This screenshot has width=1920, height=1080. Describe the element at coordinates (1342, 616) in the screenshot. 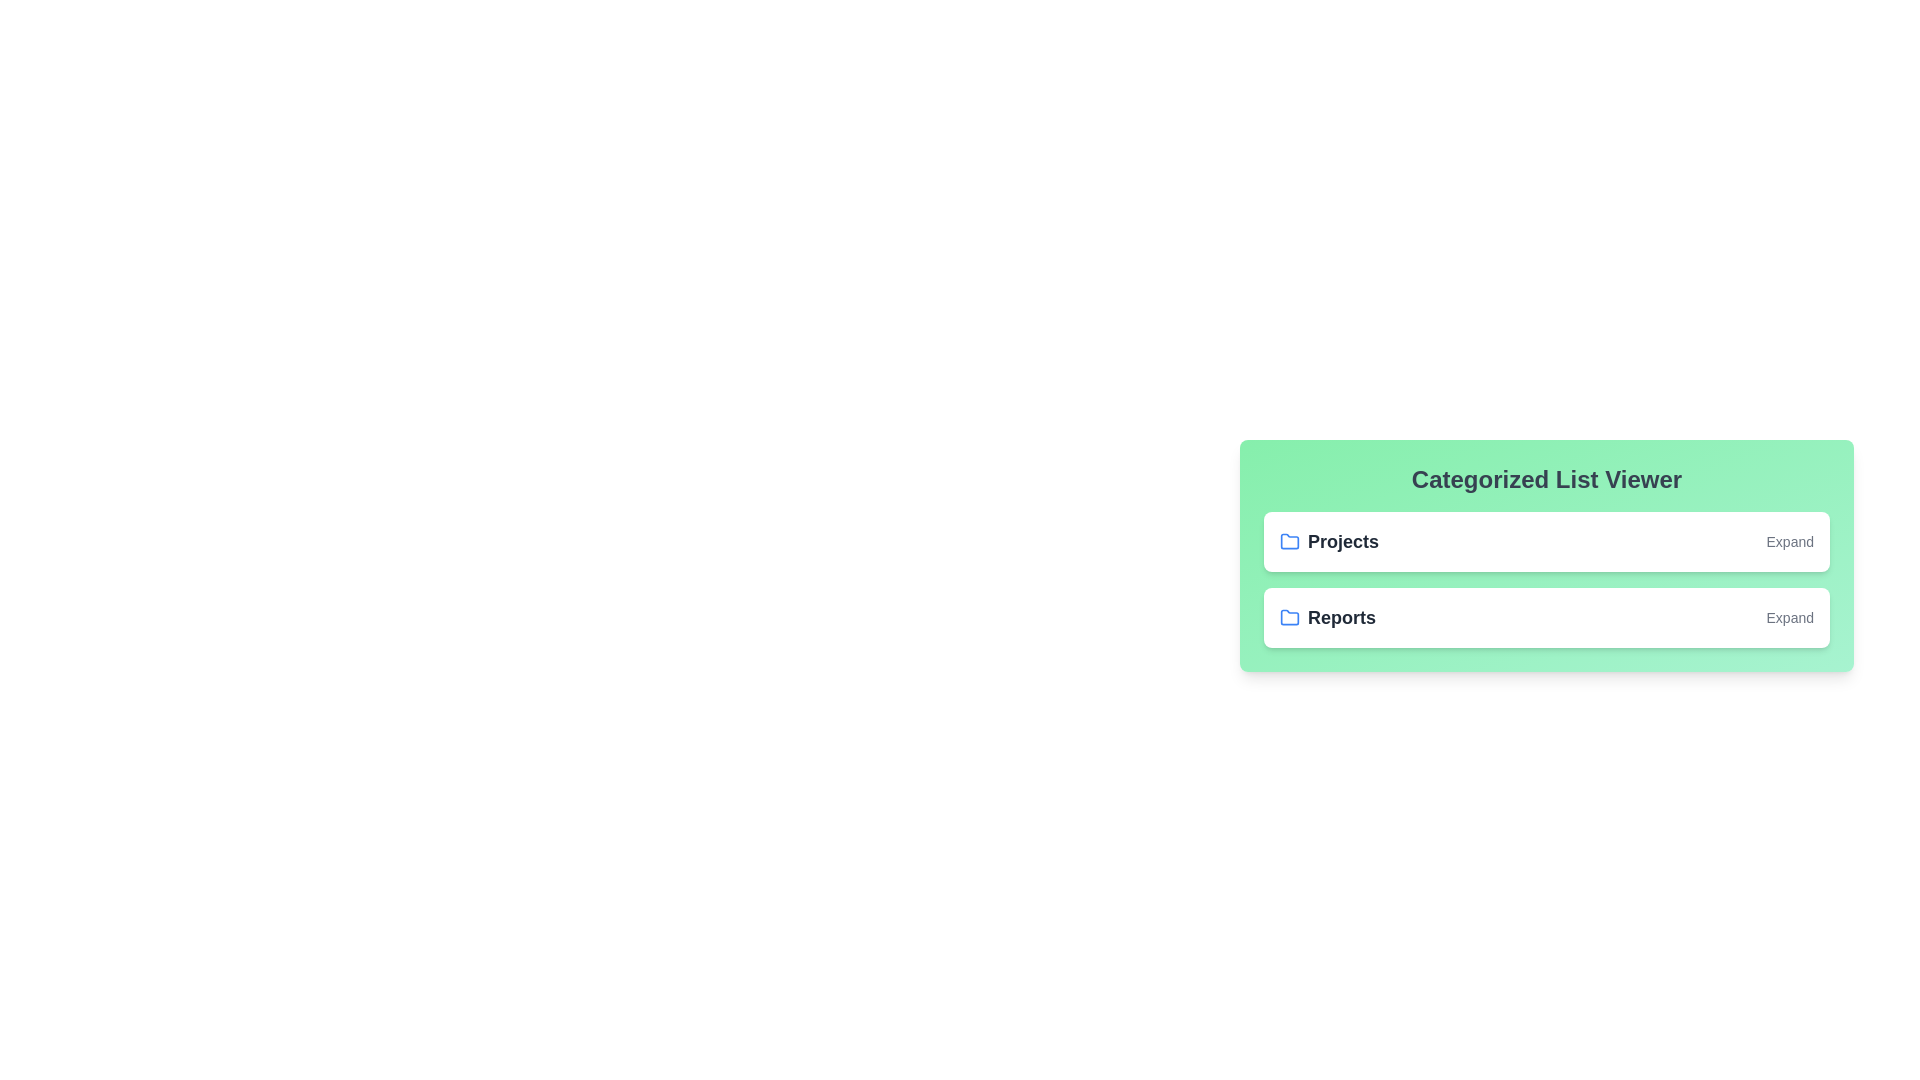

I see `the category name Reports to toggle its expansion` at that location.